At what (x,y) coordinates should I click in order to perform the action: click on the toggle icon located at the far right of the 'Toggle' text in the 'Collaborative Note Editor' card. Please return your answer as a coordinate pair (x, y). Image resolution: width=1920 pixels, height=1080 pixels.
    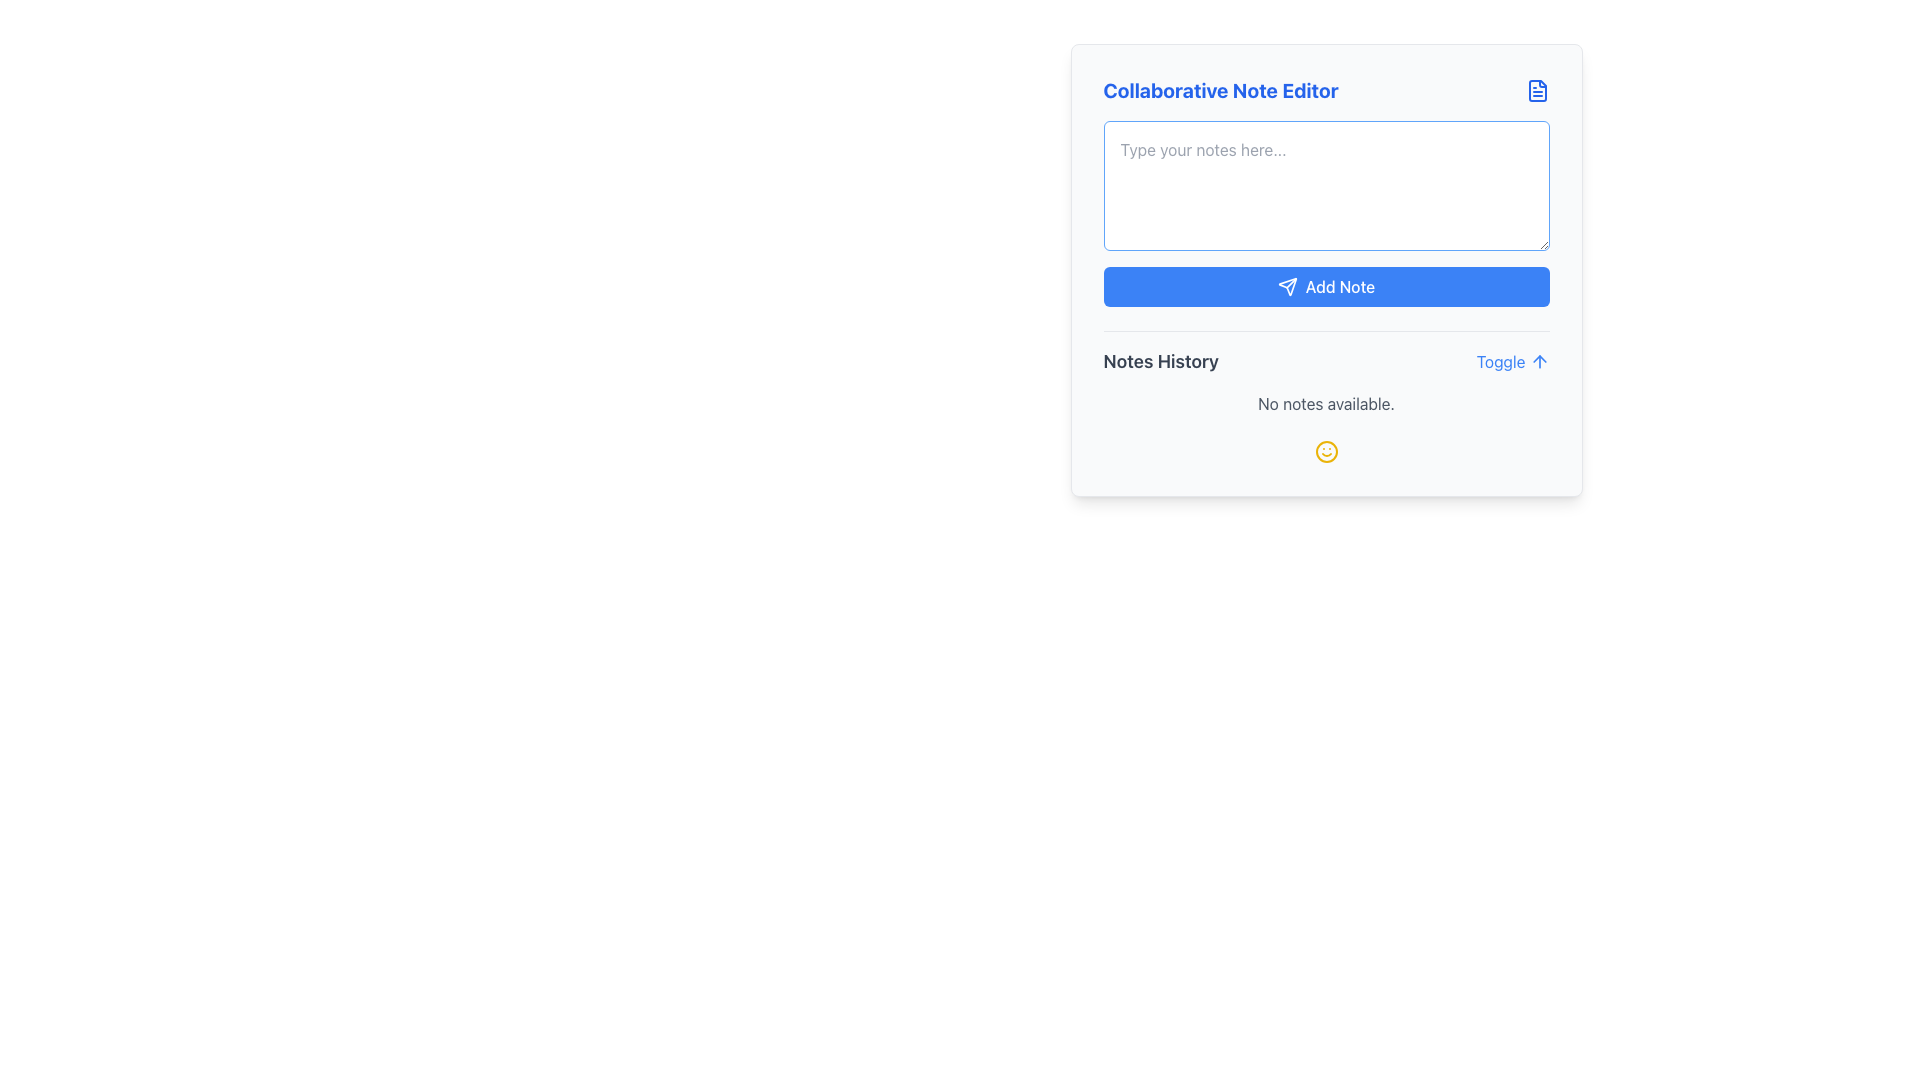
    Looking at the image, I should click on (1538, 362).